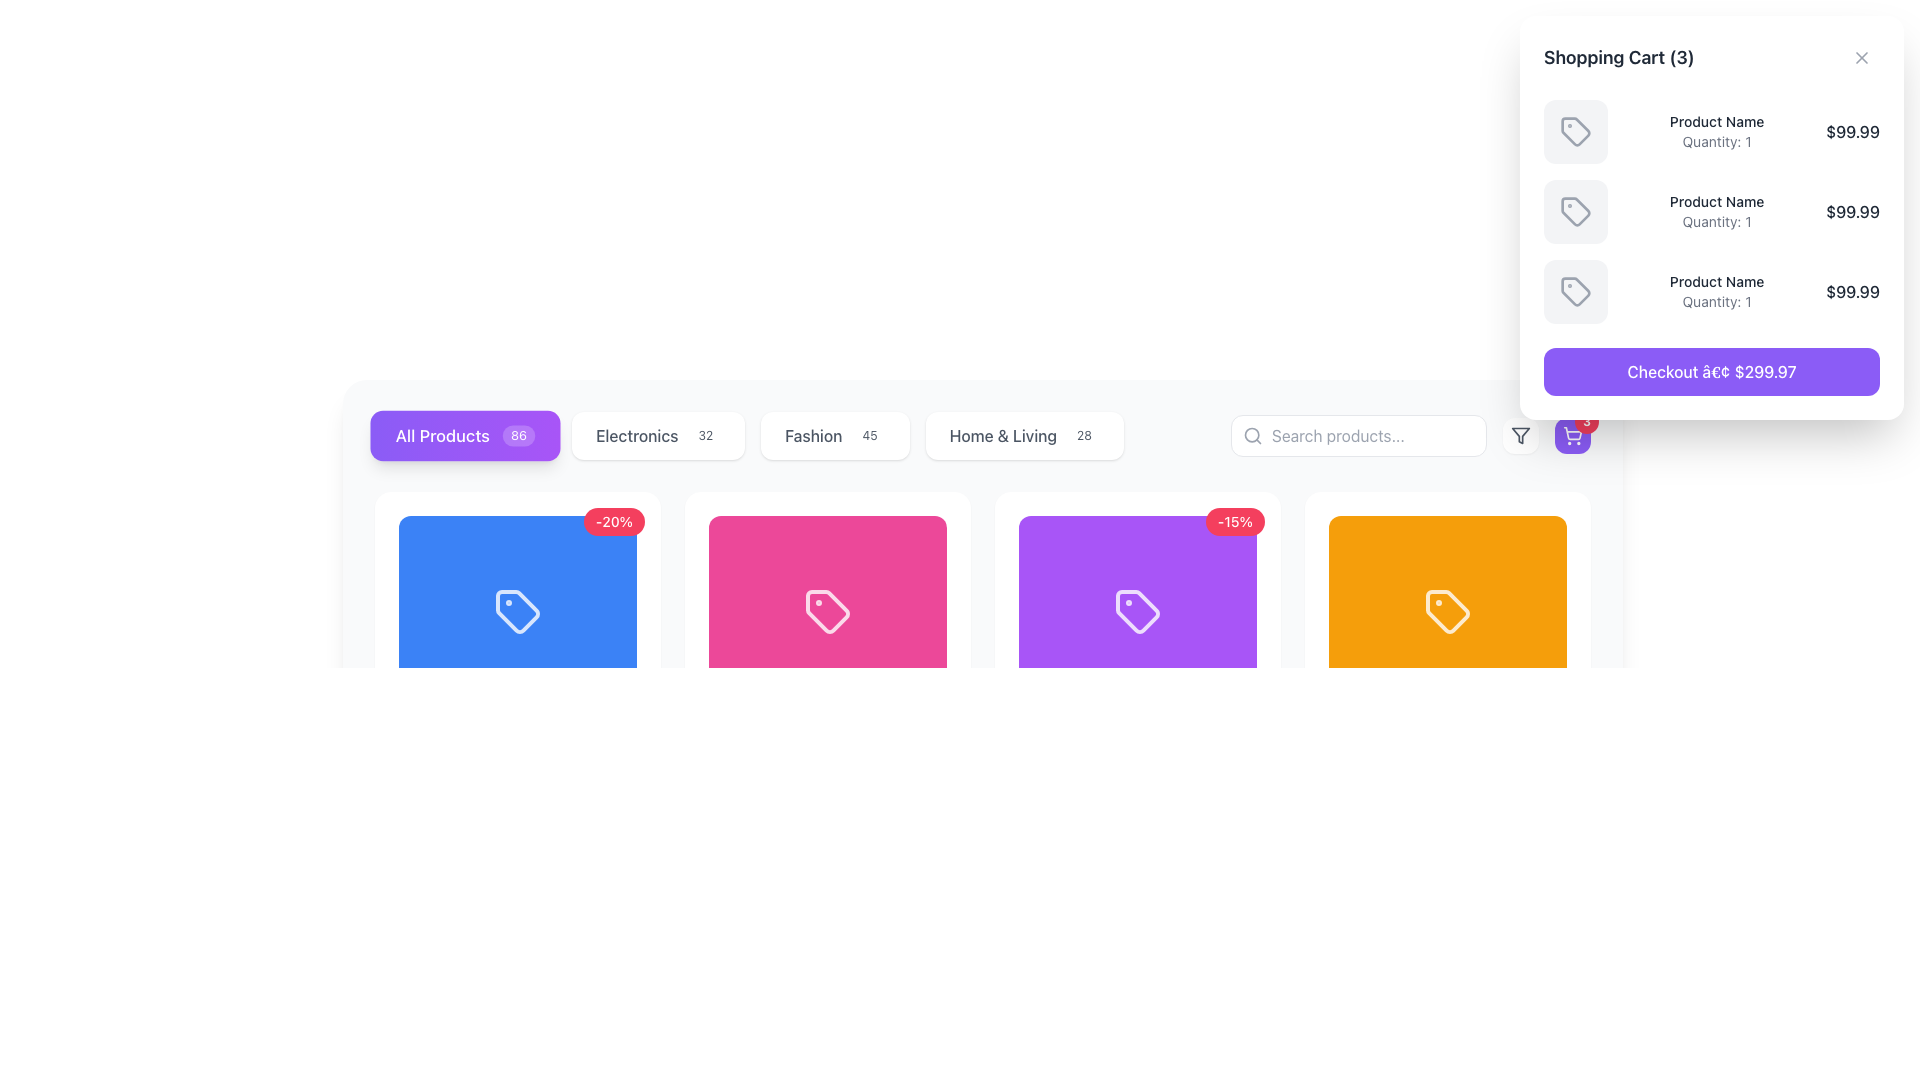 The height and width of the screenshot is (1080, 1920). I want to click on the rectangular area with a bold amber orange background that features a centered tag icon in white, located in the fourth position of a horizontal row of panels in the Visual Panel, so click(1448, 611).